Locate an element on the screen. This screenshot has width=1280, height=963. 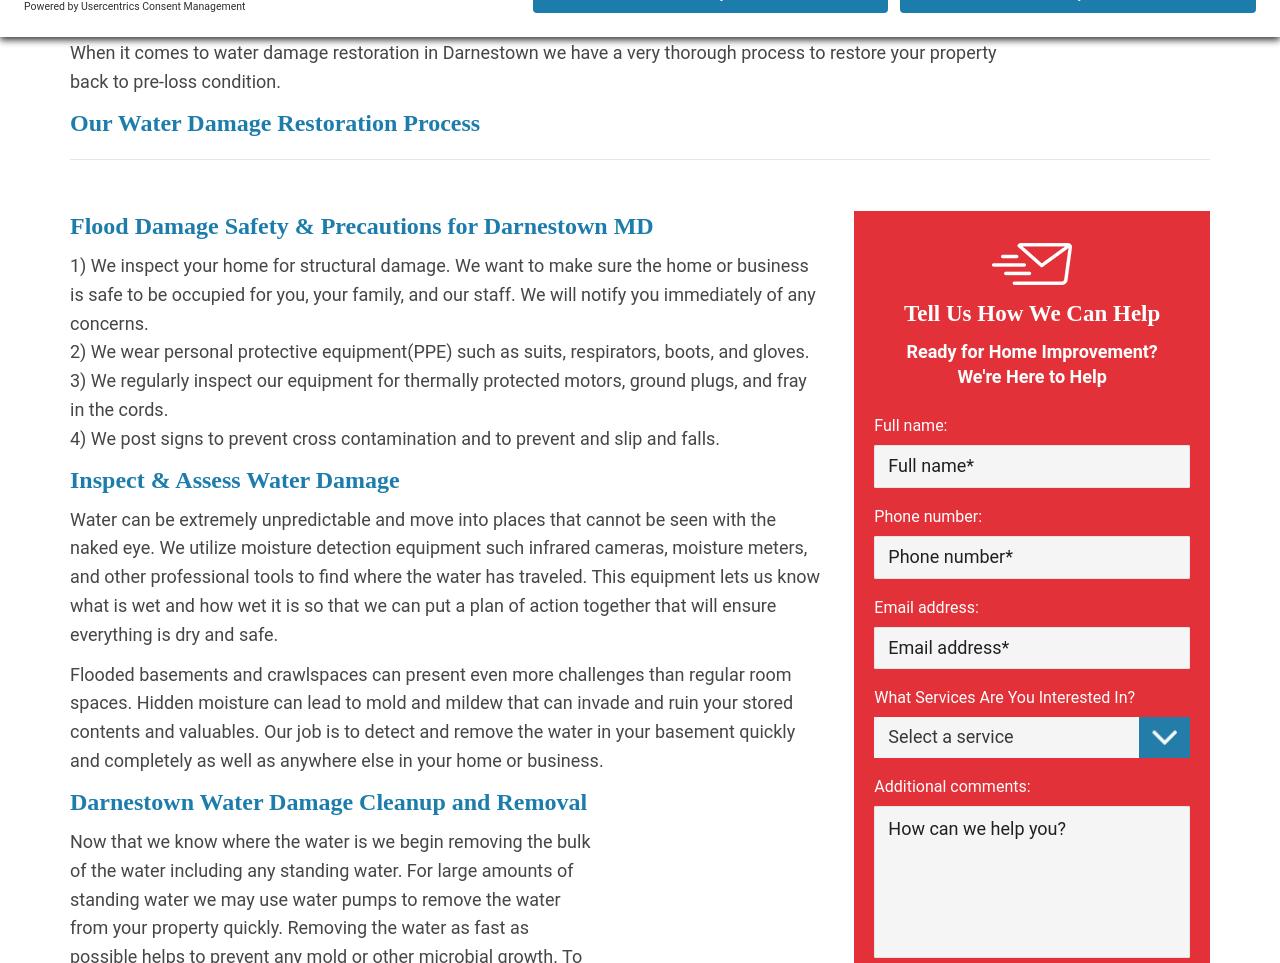
'2) We wear personal protective equipment(PPE) such as suits, respirators, boots, and gloves.' is located at coordinates (438, 350).